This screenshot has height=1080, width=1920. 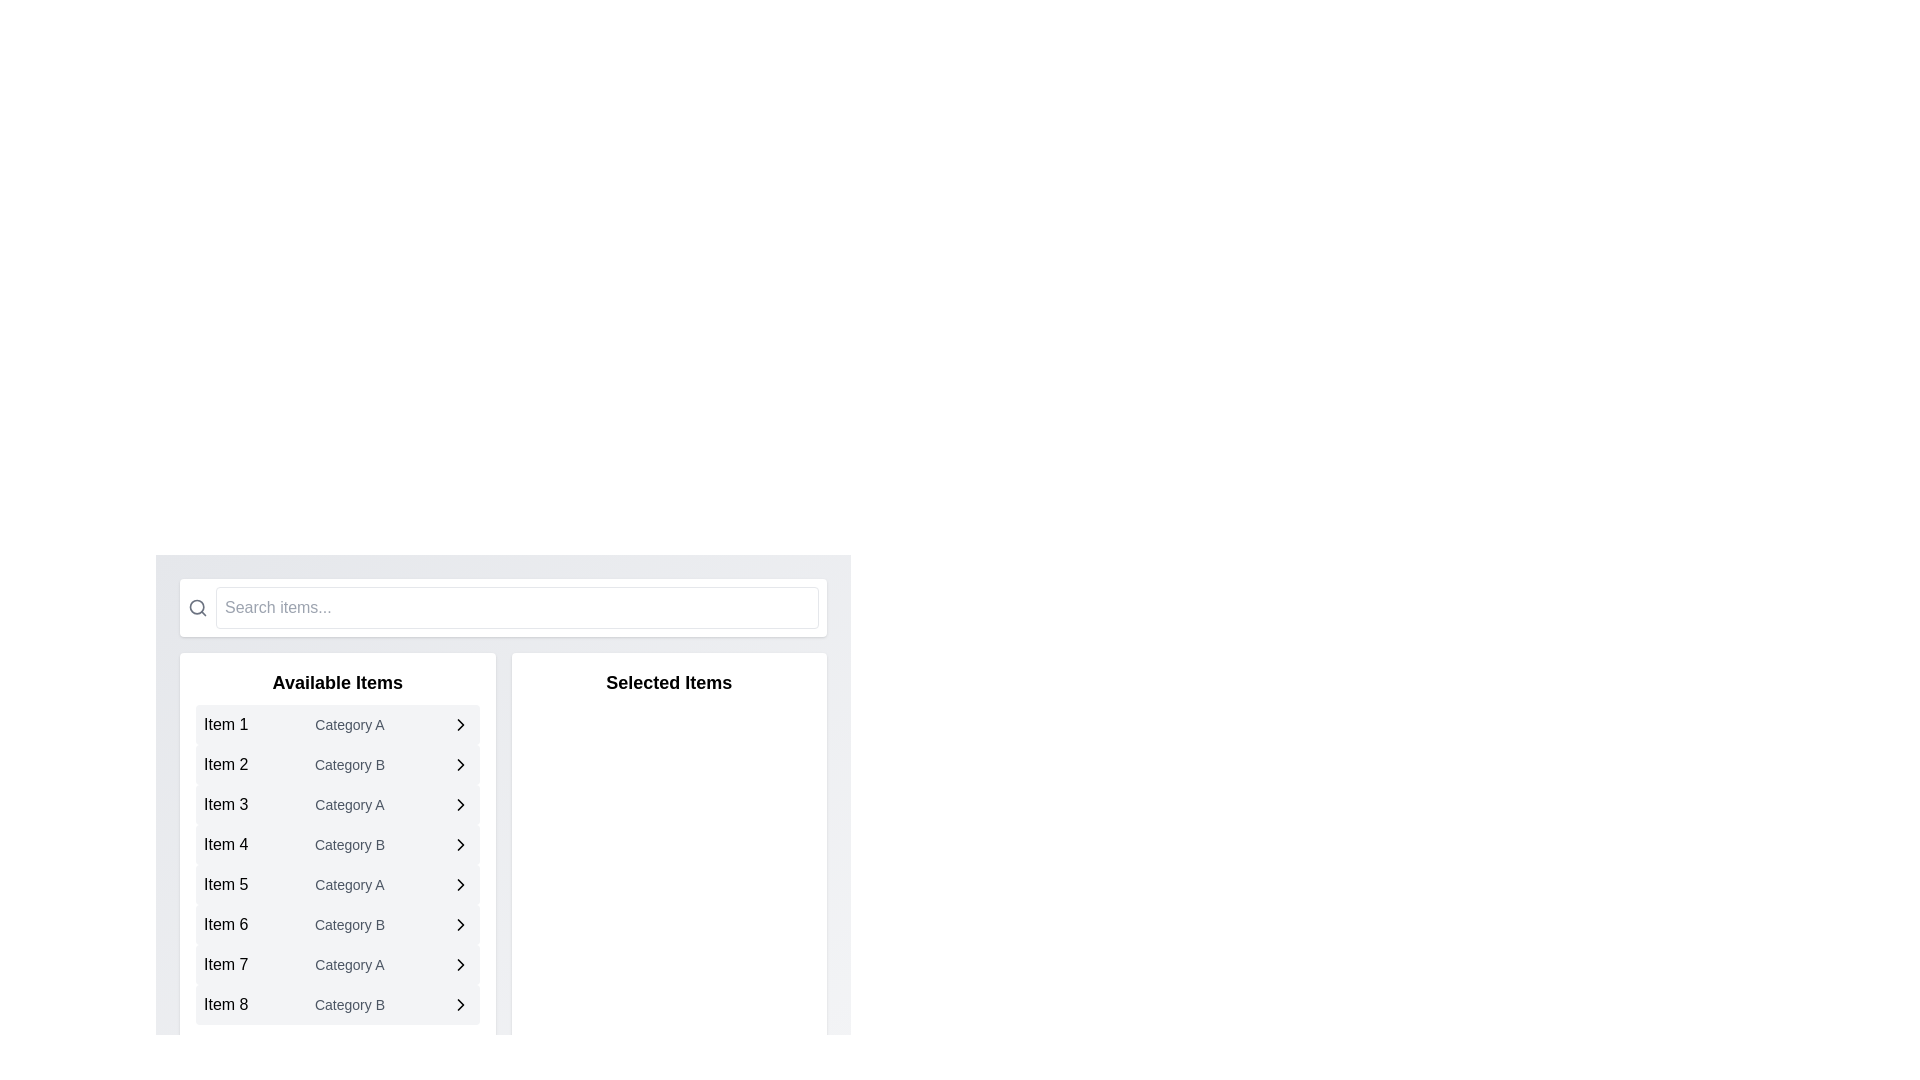 I want to click on text from the small text label displaying 'Item 2', which is located in the left column under the 'Available Items' header, so click(x=226, y=764).